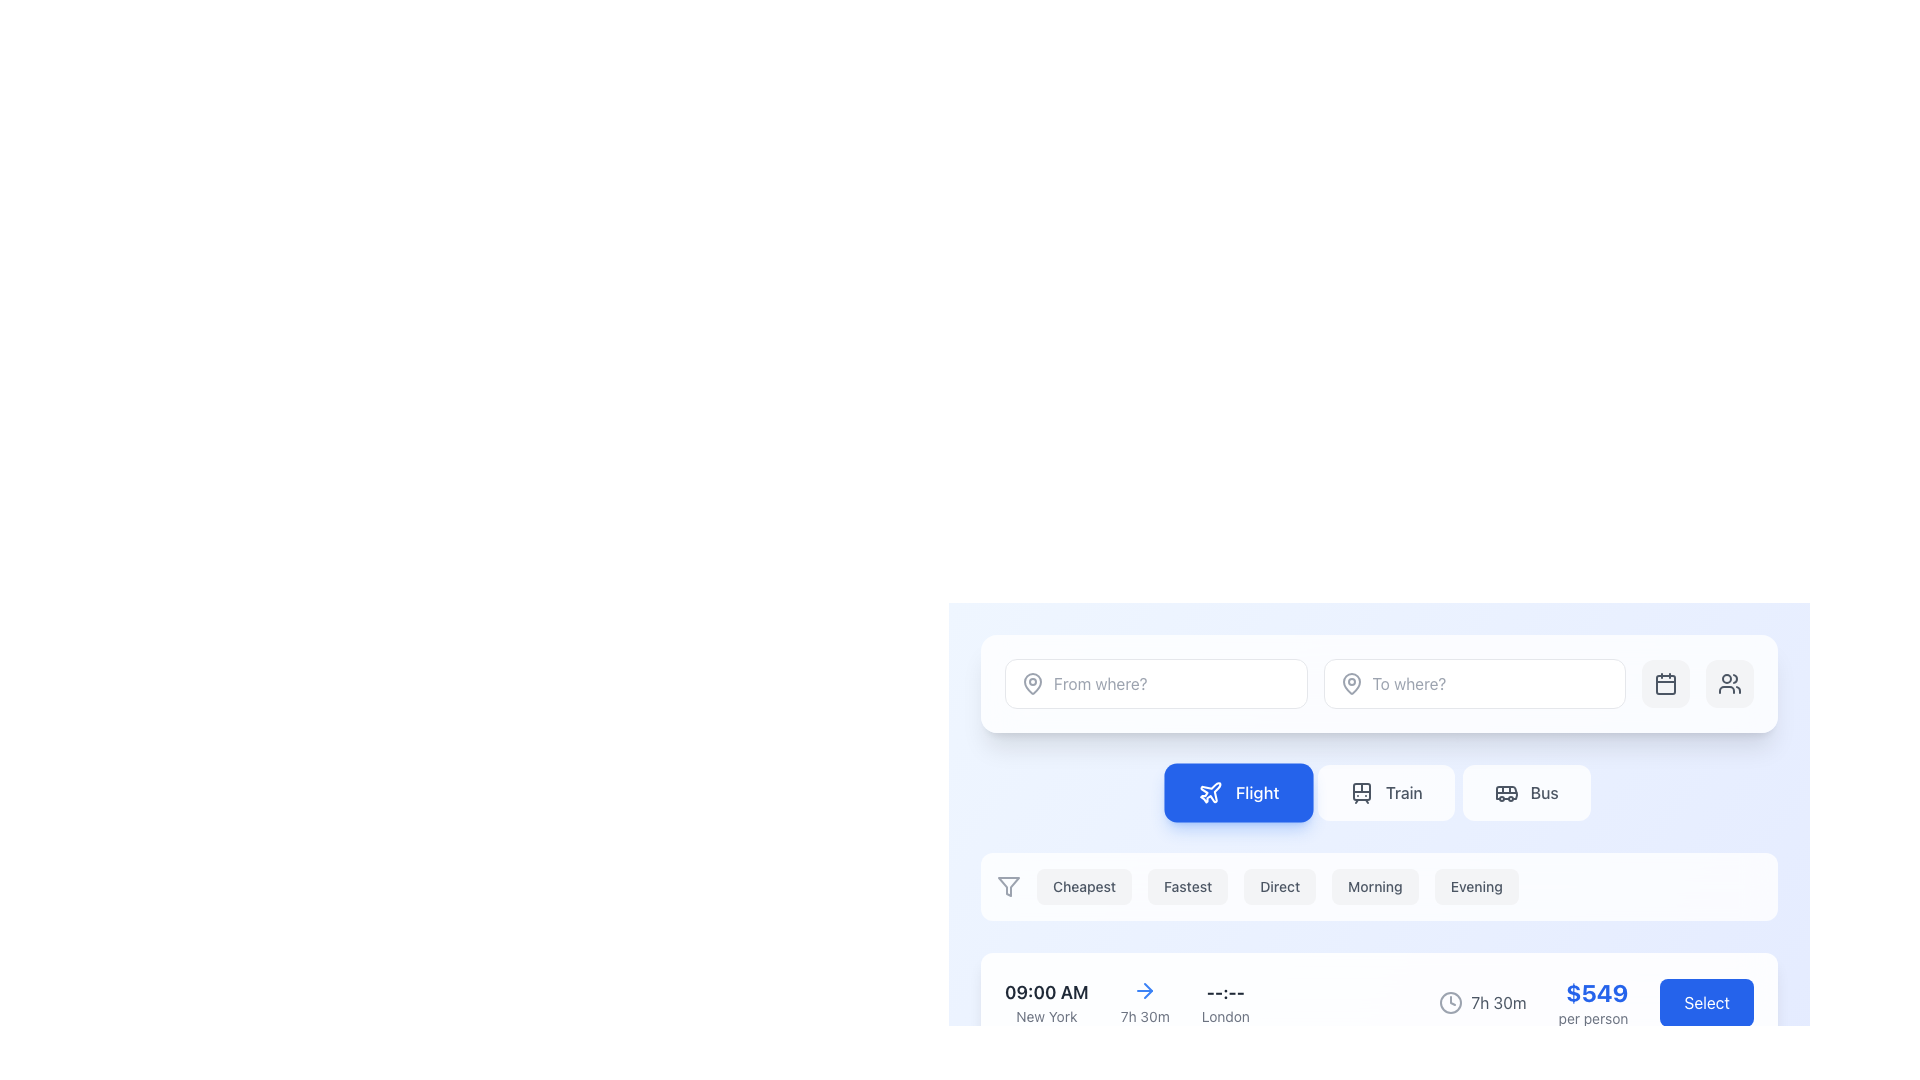 The height and width of the screenshot is (1080, 1920). Describe the element at coordinates (1045, 1002) in the screenshot. I see `the informational label displaying the departure time and location ('New York') for a flight, which is the first element in its horizontal arrangement` at that location.